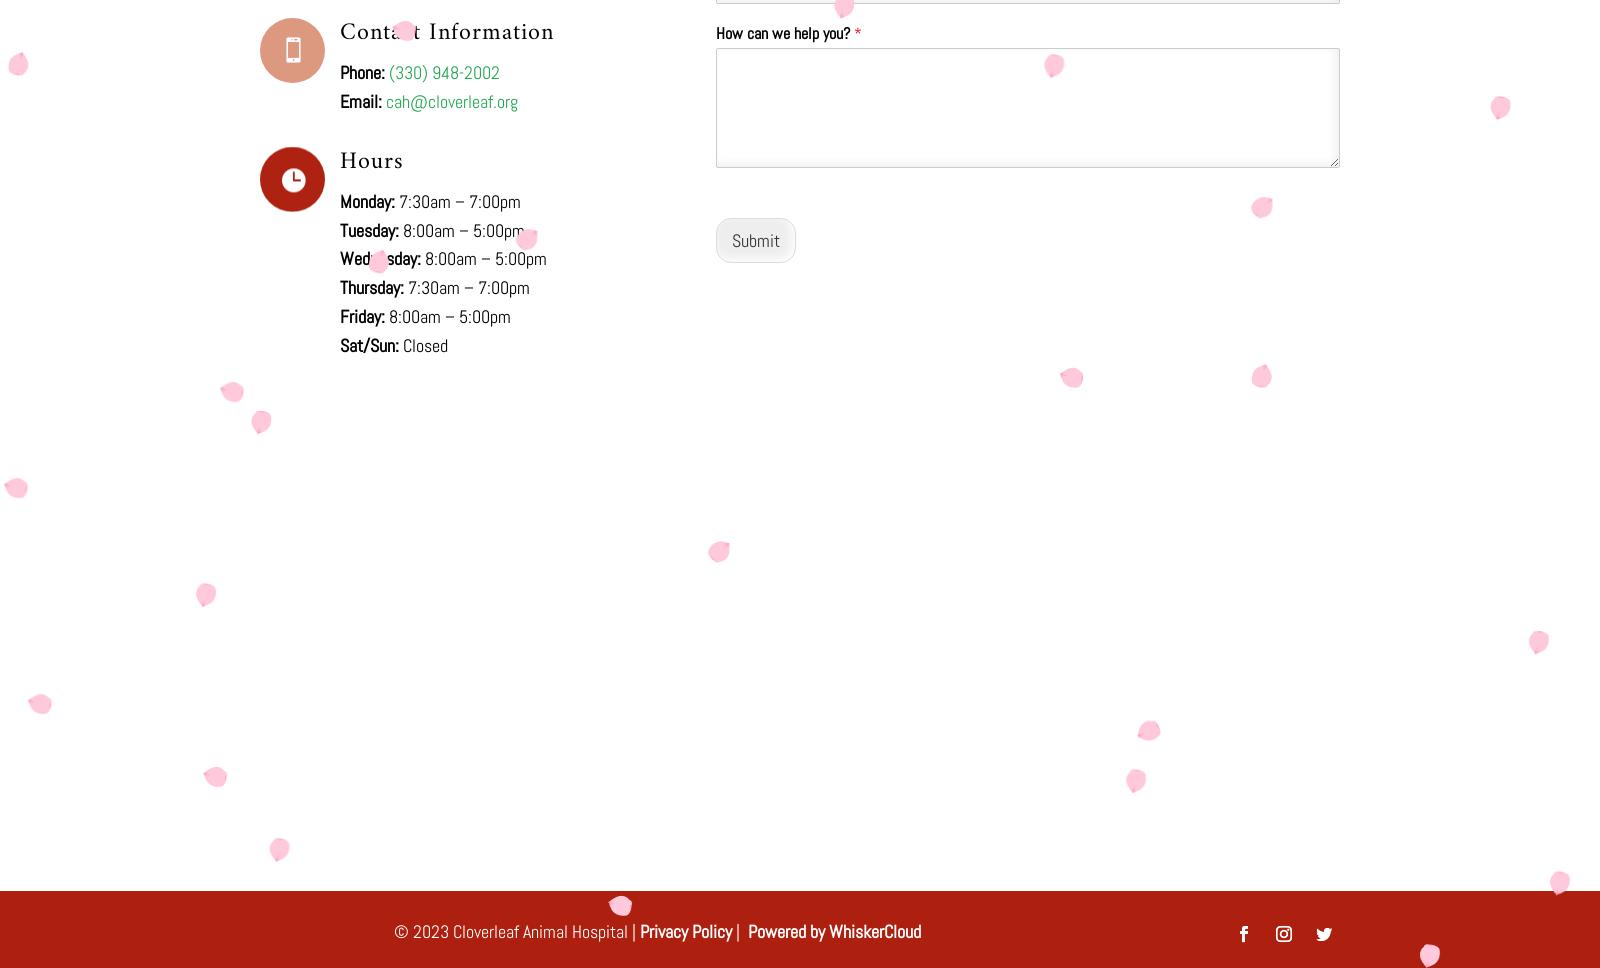 The height and width of the screenshot is (968, 1600). I want to click on 'Monday:', so click(367, 200).